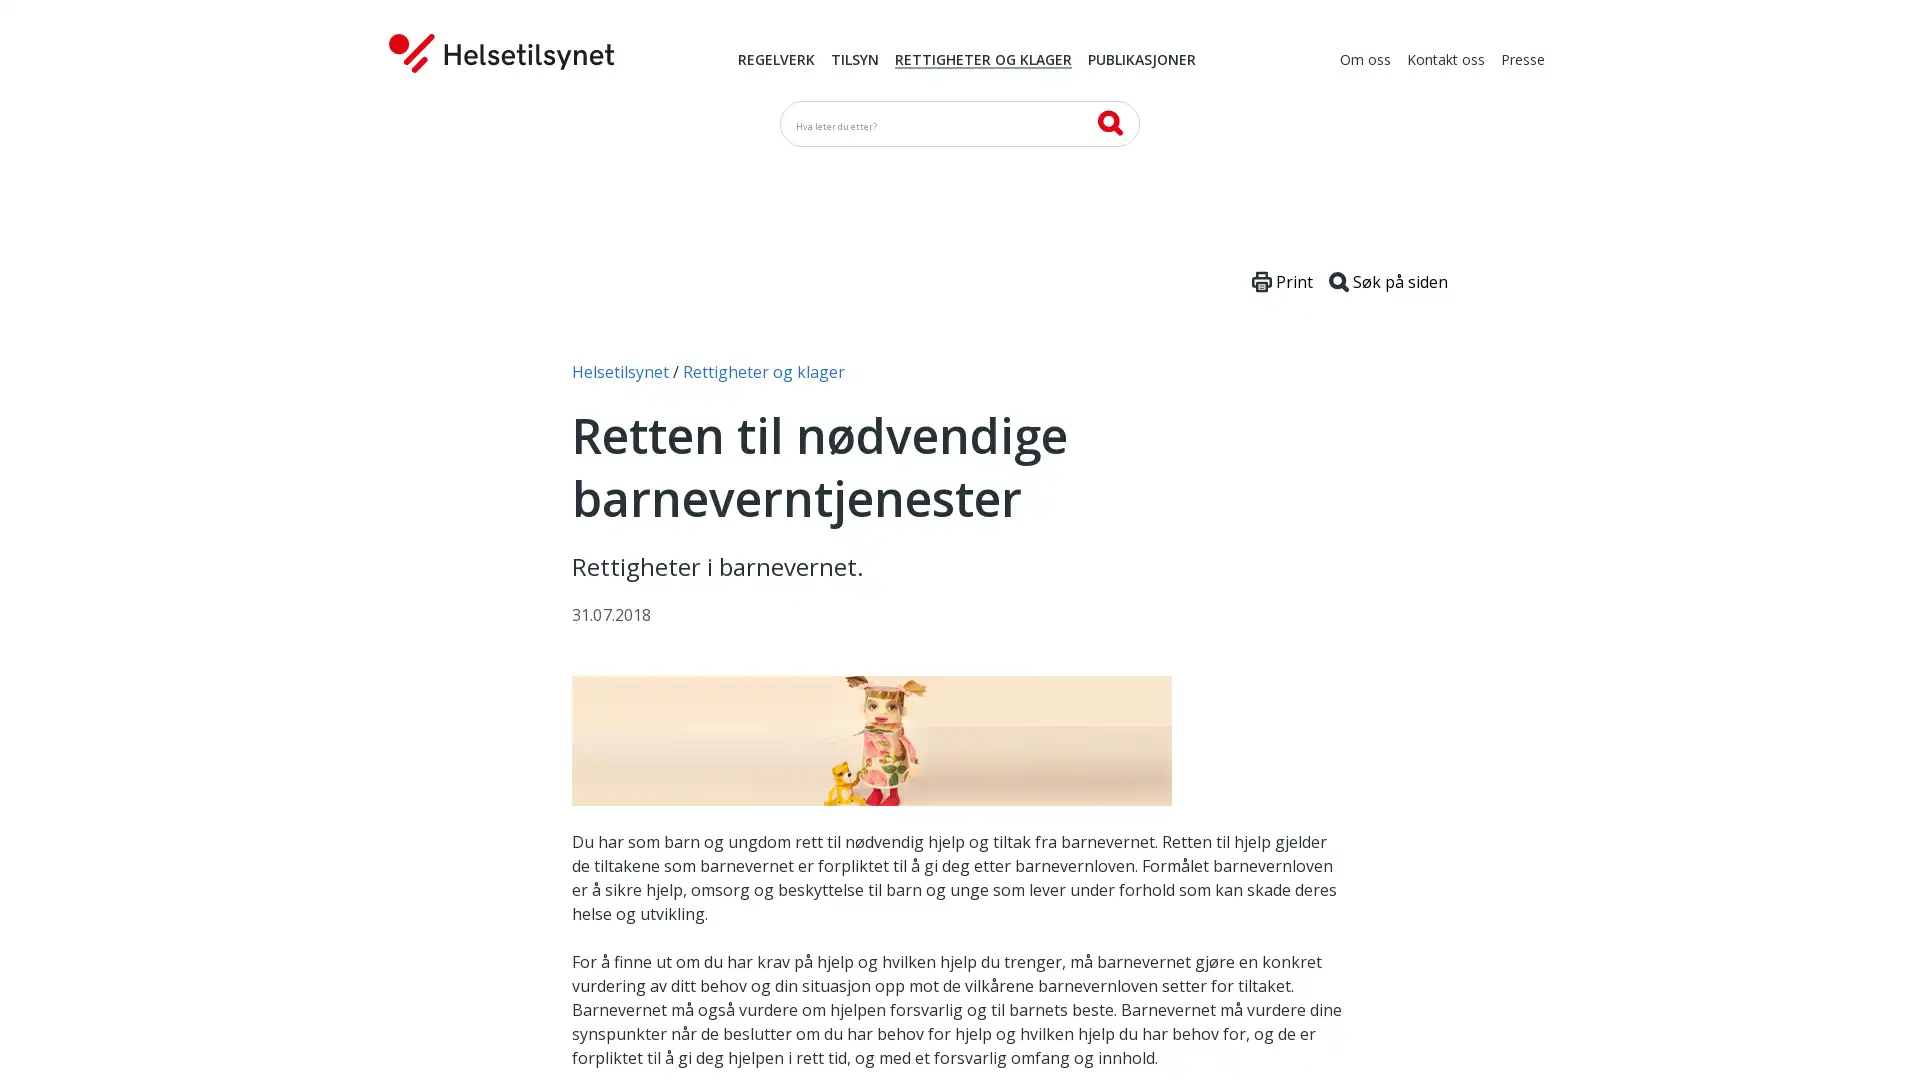  What do you see at coordinates (1108, 122) in the screenshot?
I see `SK` at bounding box center [1108, 122].